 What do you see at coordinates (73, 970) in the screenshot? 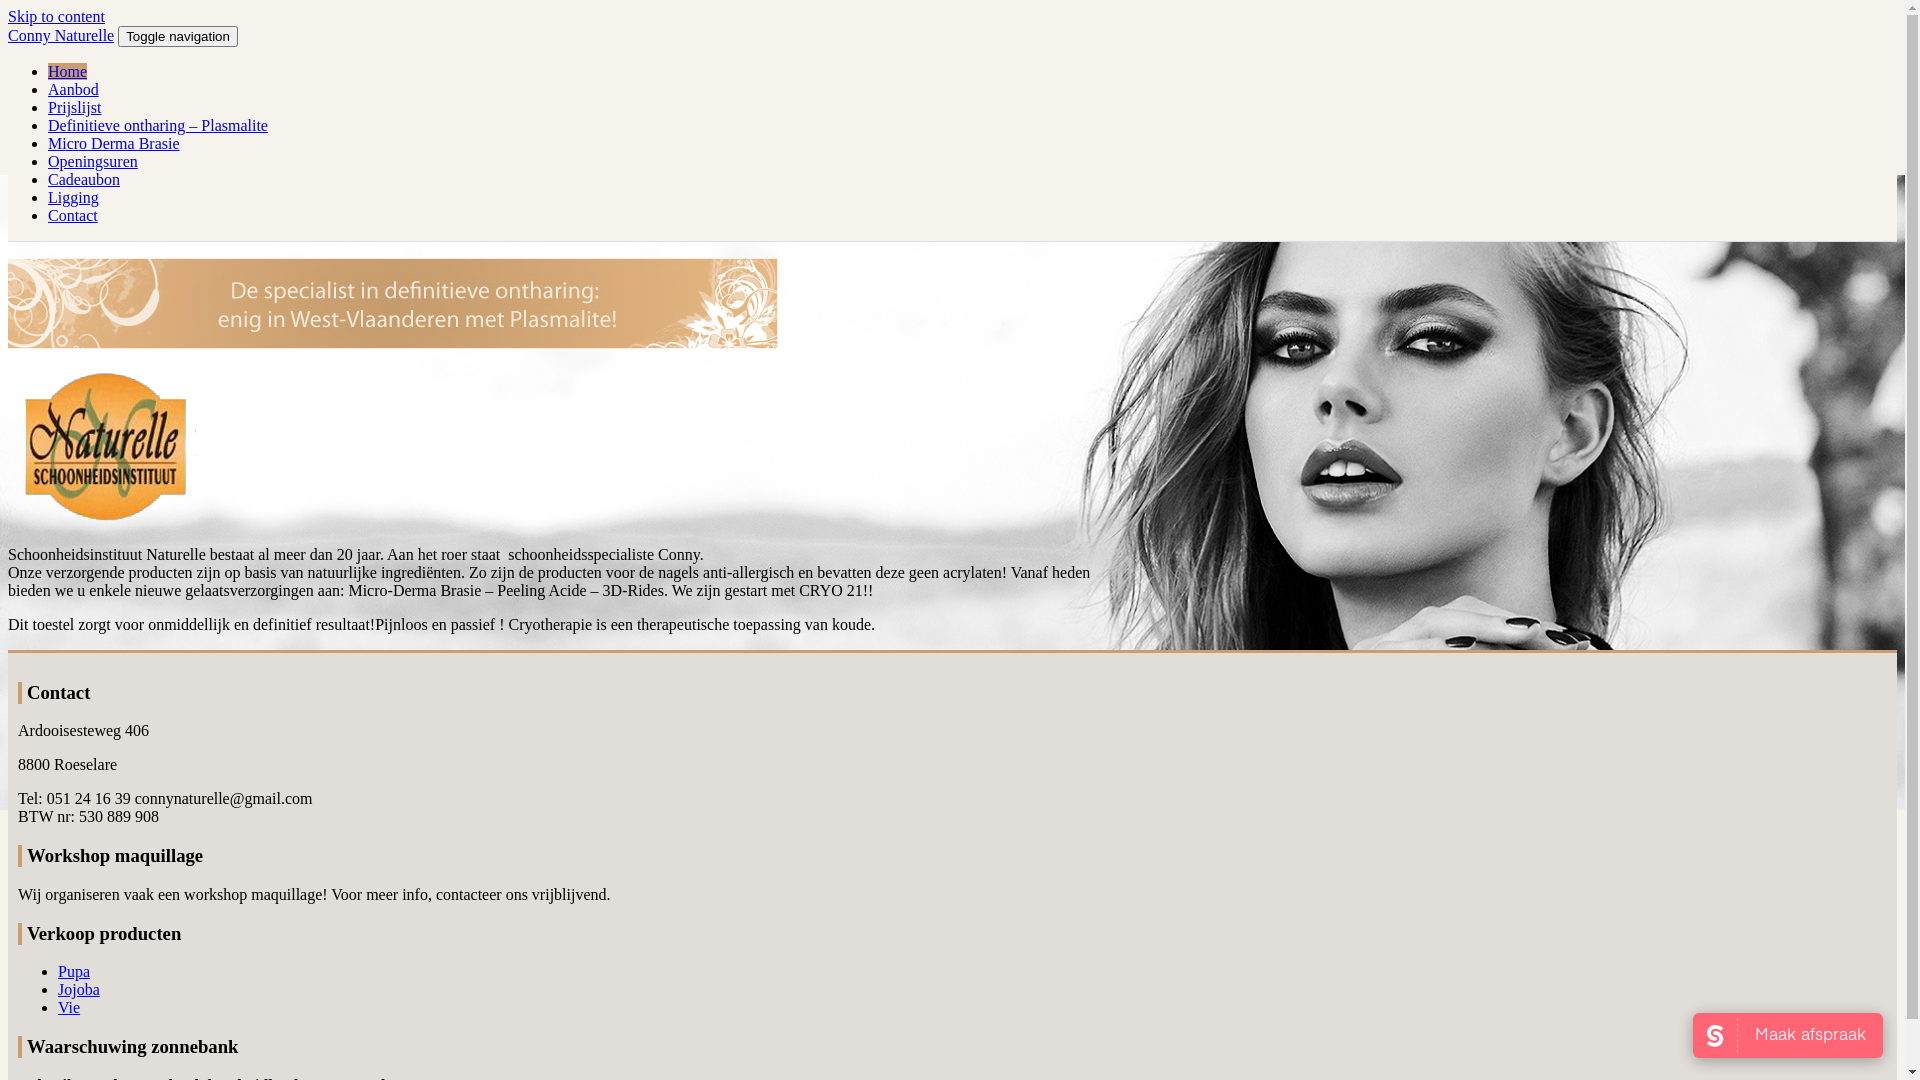
I see `'Pupa'` at bounding box center [73, 970].